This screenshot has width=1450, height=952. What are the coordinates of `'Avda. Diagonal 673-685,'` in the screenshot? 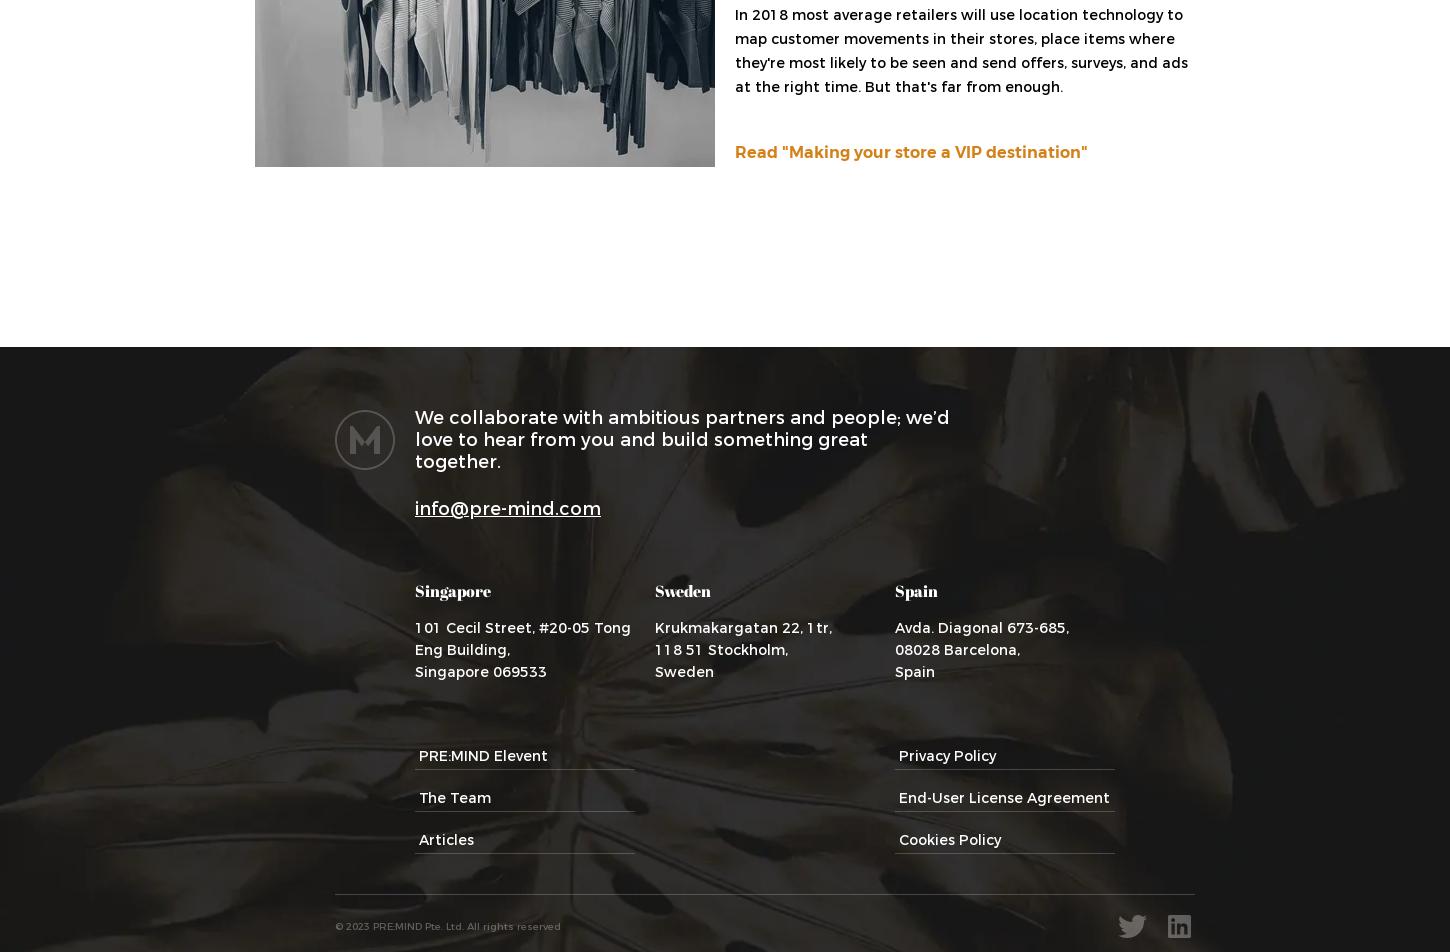 It's located at (981, 628).